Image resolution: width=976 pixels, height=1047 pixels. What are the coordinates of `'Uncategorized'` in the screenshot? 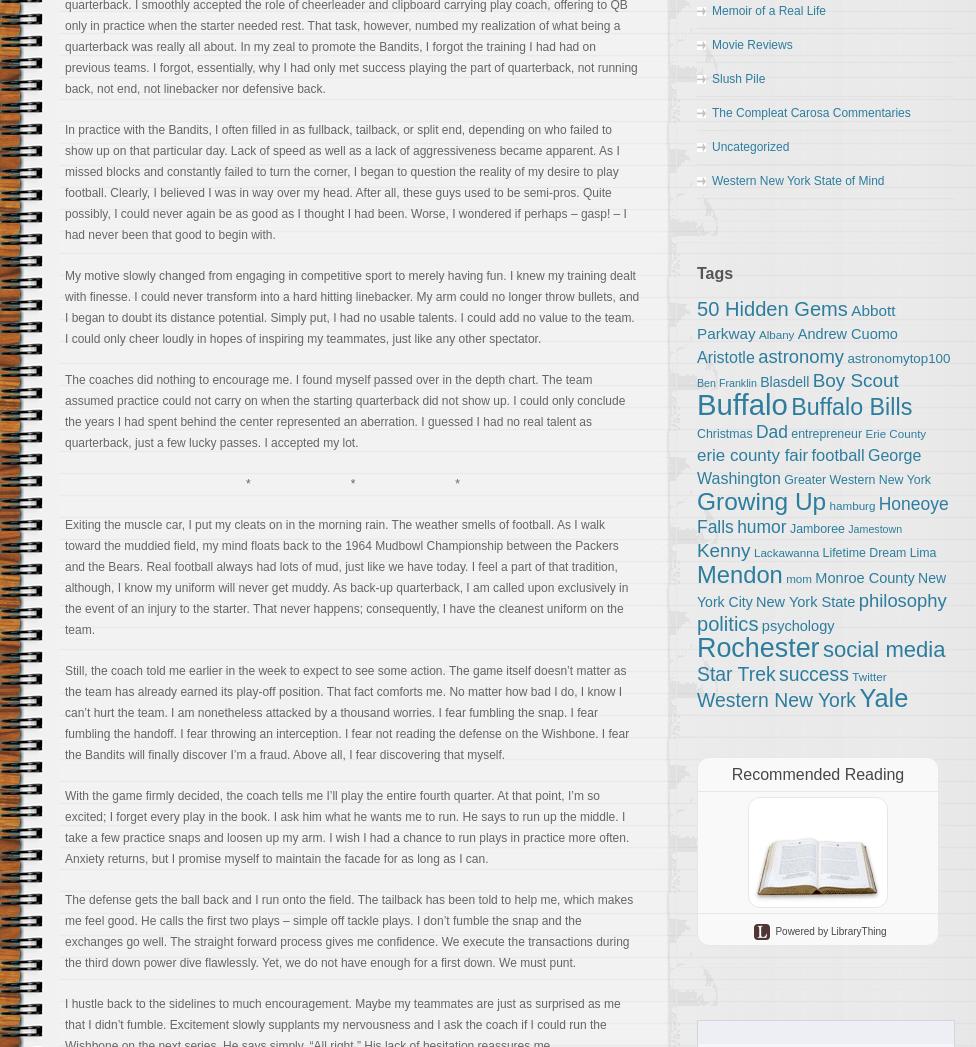 It's located at (710, 146).